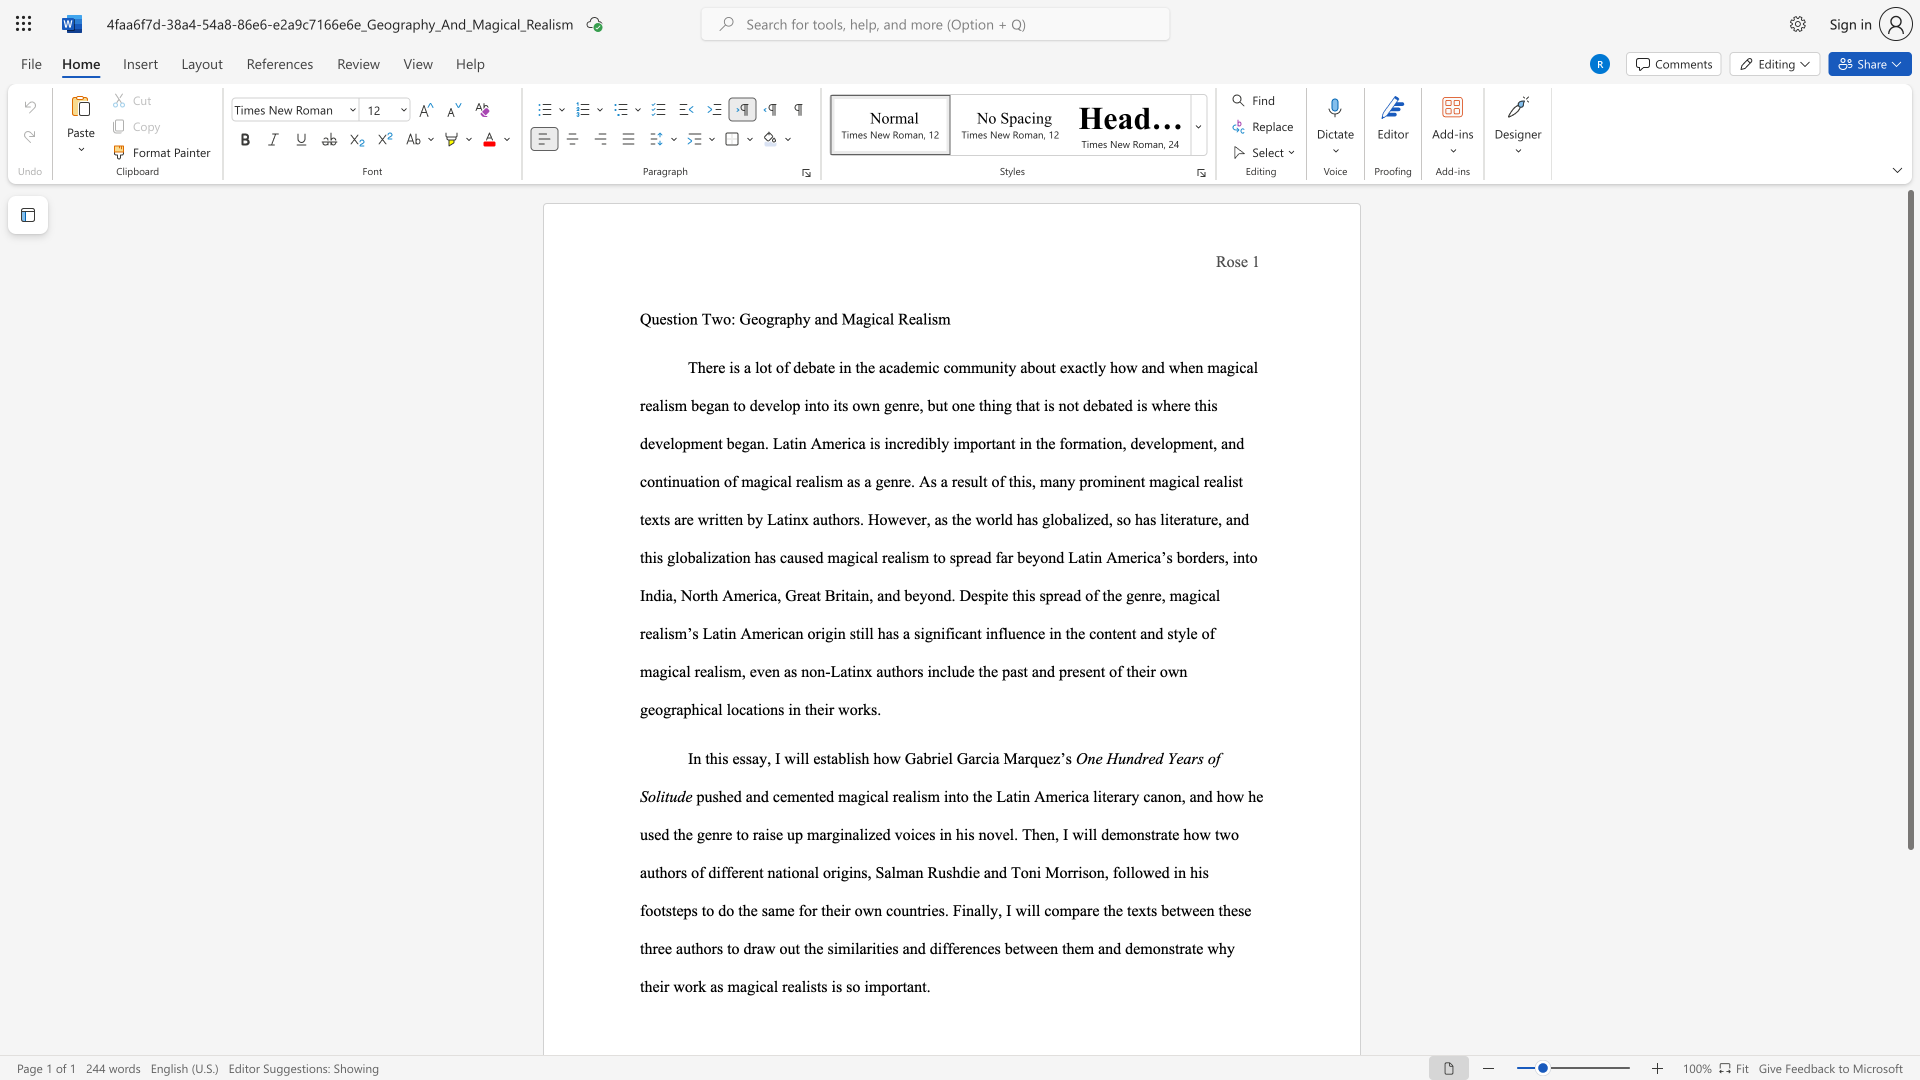  What do you see at coordinates (738, 985) in the screenshot?
I see `the subset text "agica" within the text "why their work as magical r"` at bounding box center [738, 985].